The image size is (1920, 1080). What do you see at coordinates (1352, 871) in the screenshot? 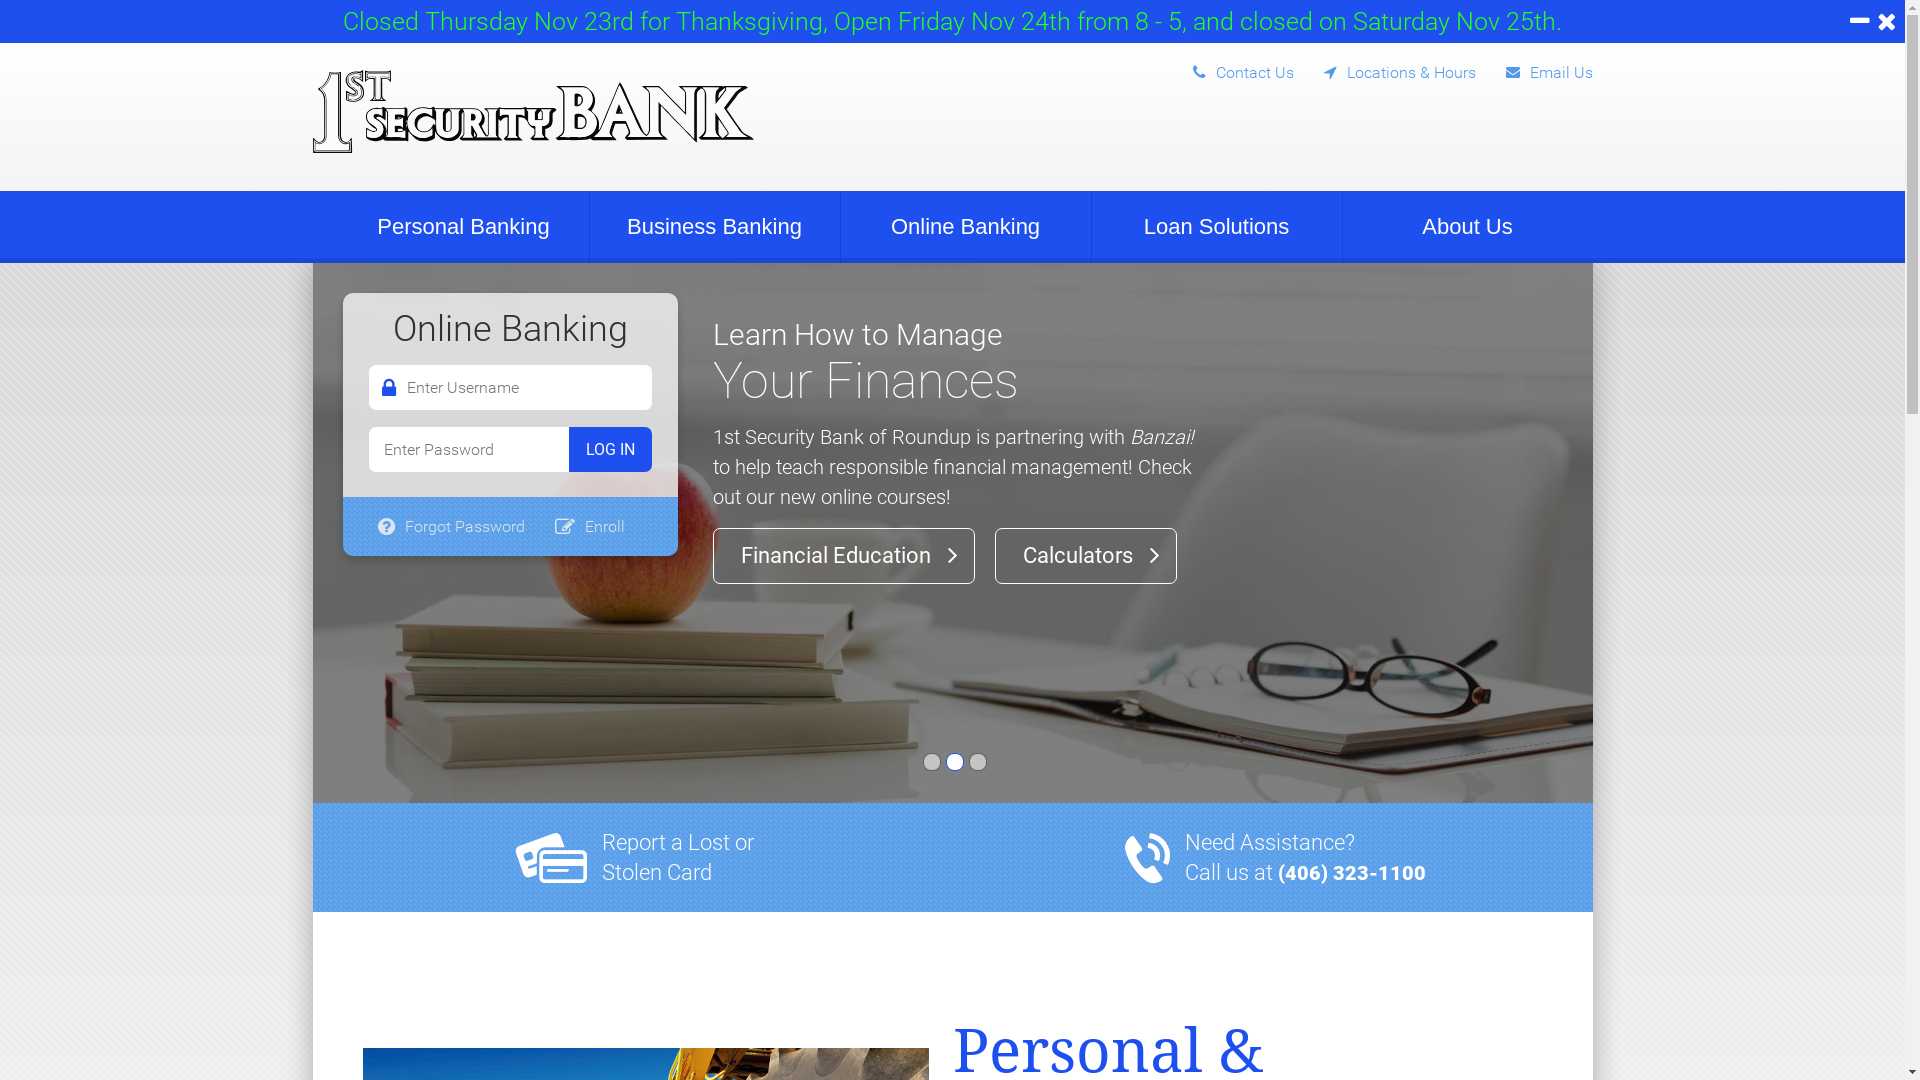
I see `'(406) 323-1100'` at bounding box center [1352, 871].